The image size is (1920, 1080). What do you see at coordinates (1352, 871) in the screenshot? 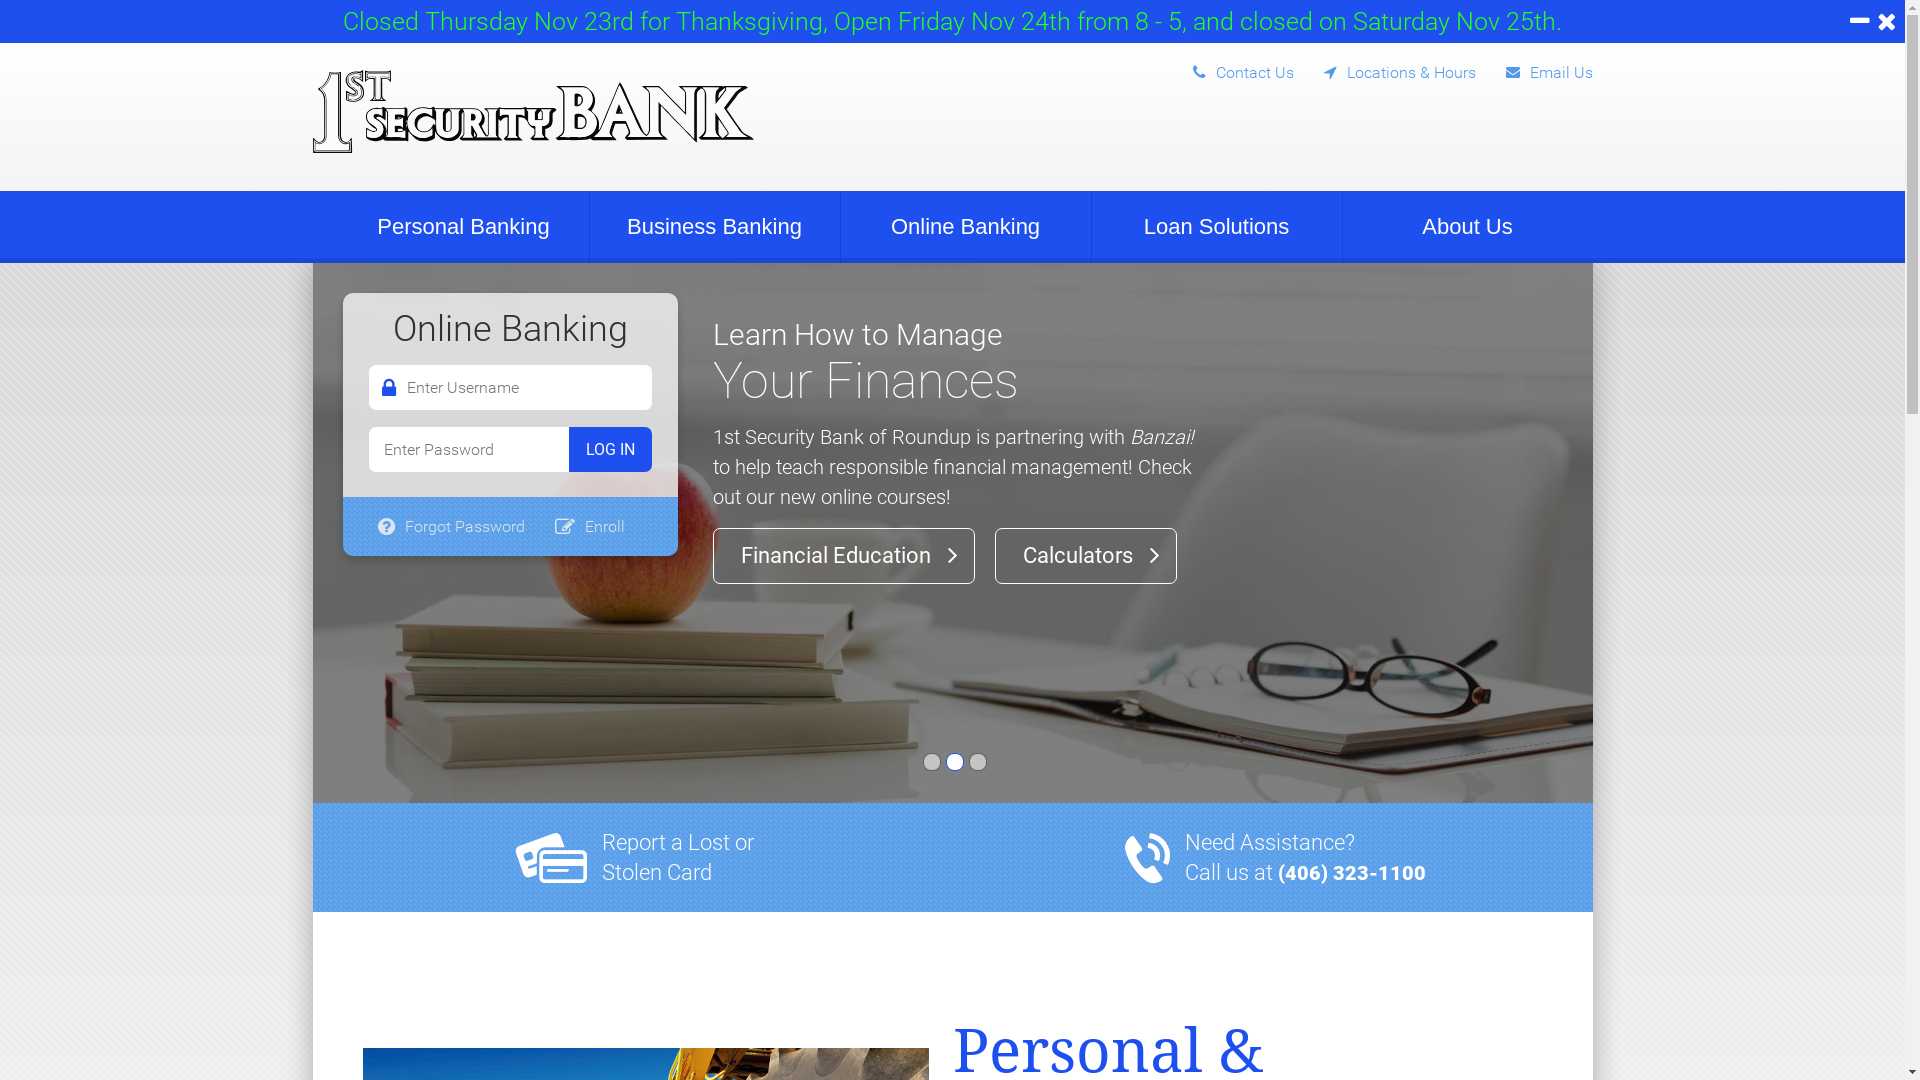
I see `'(406) 323-1100'` at bounding box center [1352, 871].